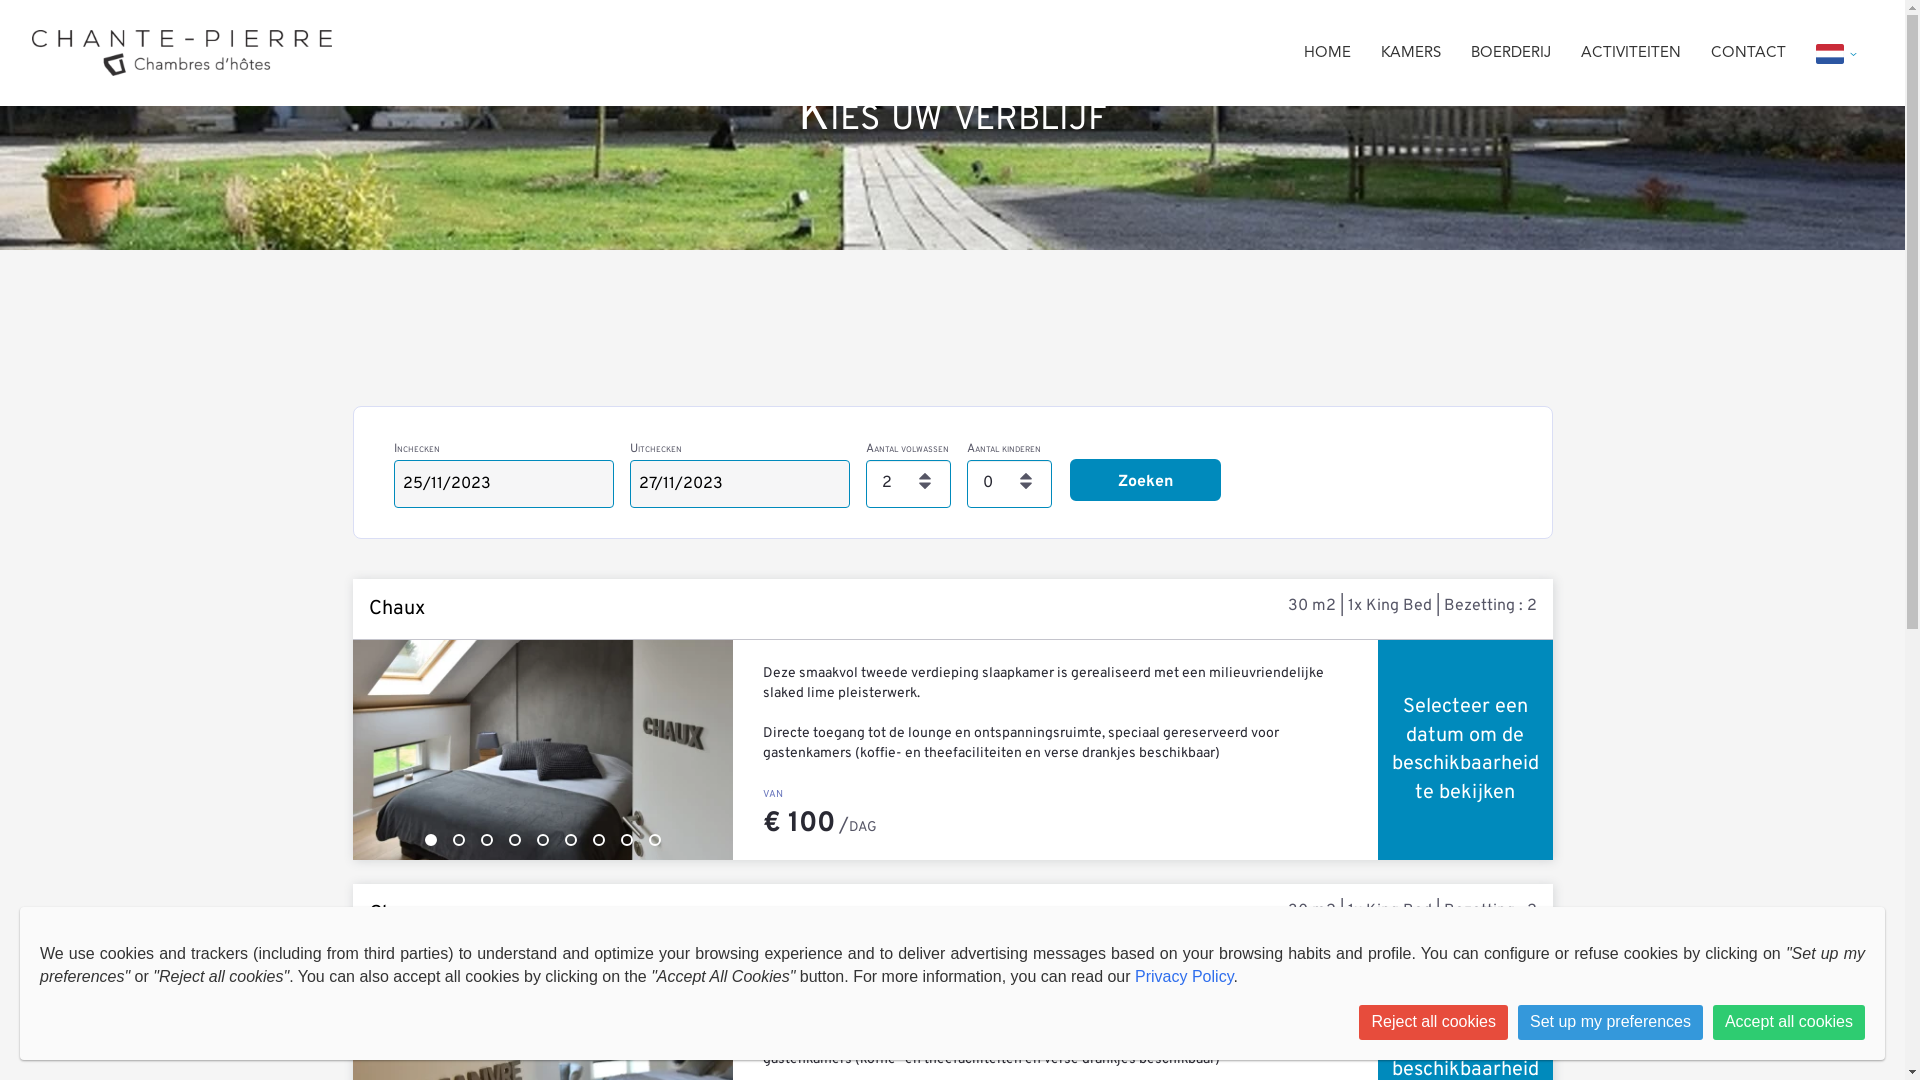 Image resolution: width=1920 pixels, height=1080 pixels. What do you see at coordinates (1184, 975) in the screenshot?
I see `'Privacy Policy'` at bounding box center [1184, 975].